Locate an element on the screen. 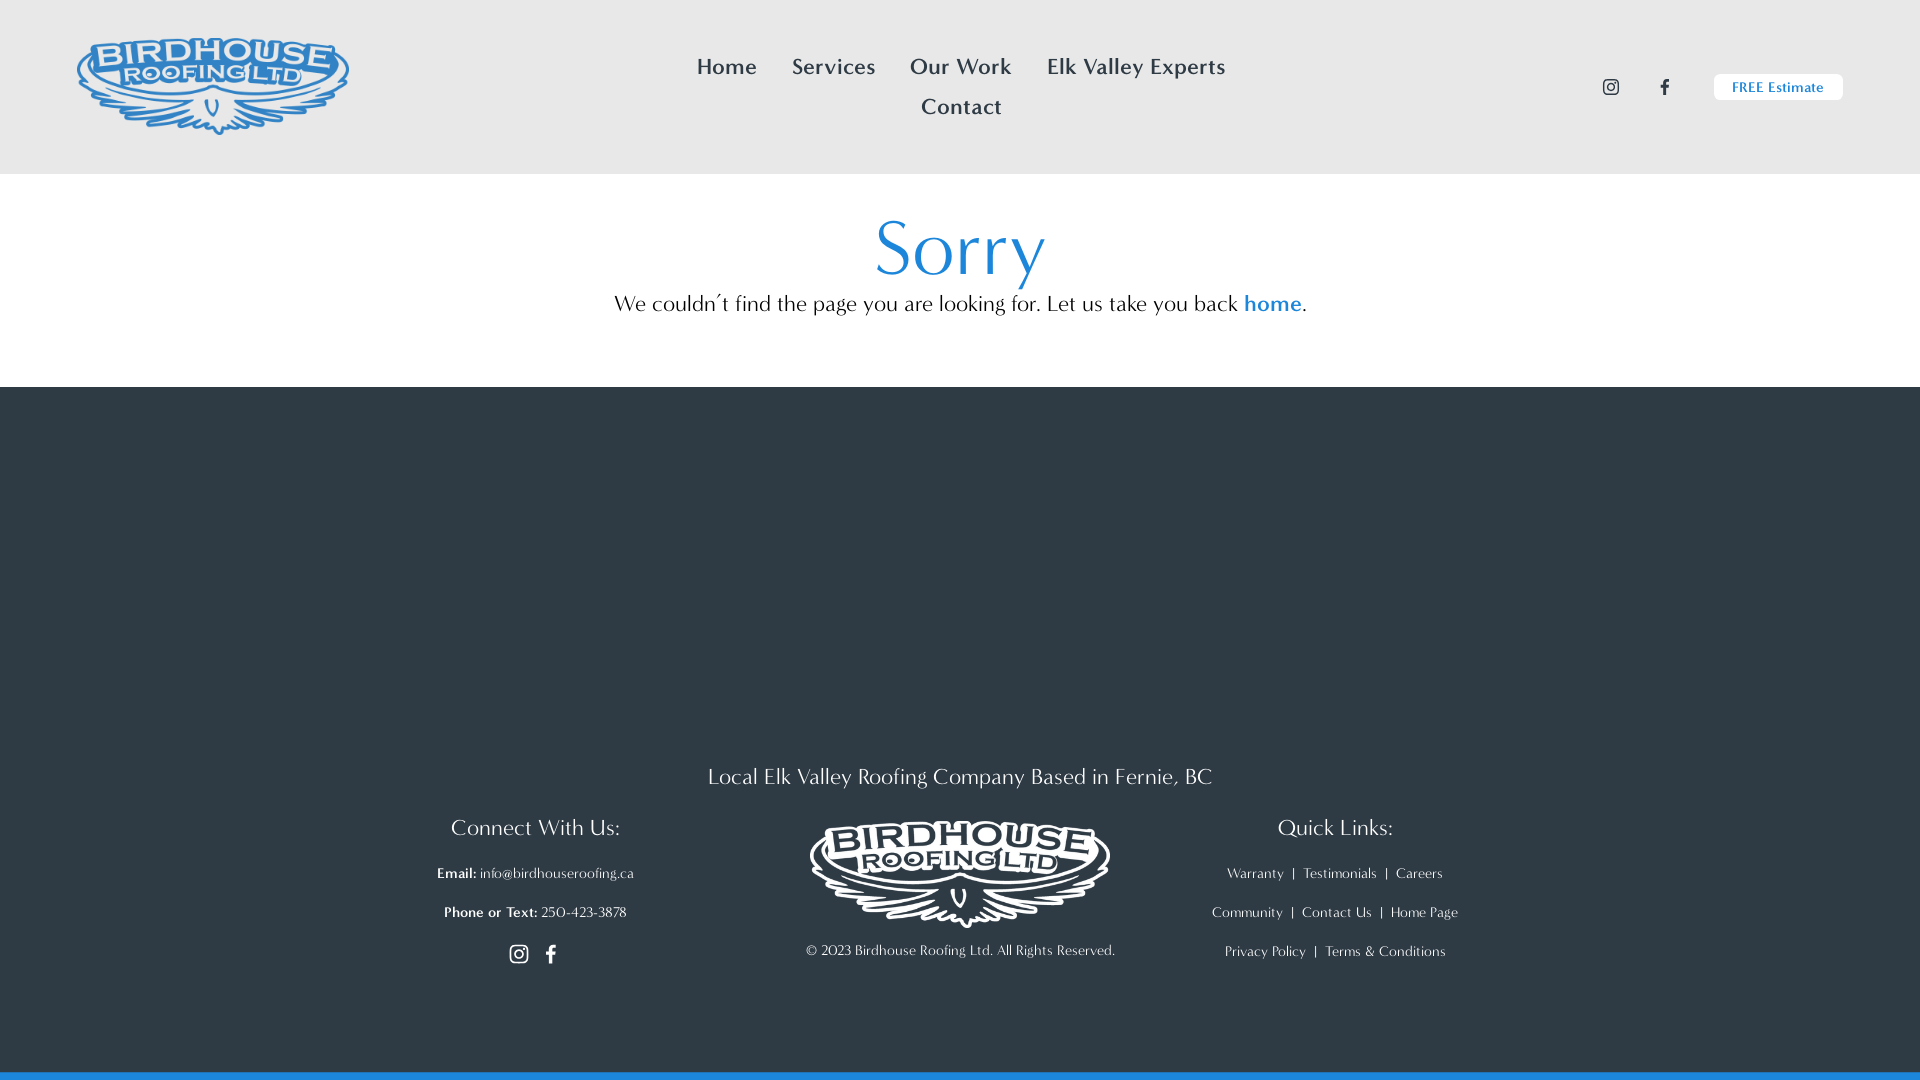  'FREE Estimate' is located at coordinates (1778, 86).